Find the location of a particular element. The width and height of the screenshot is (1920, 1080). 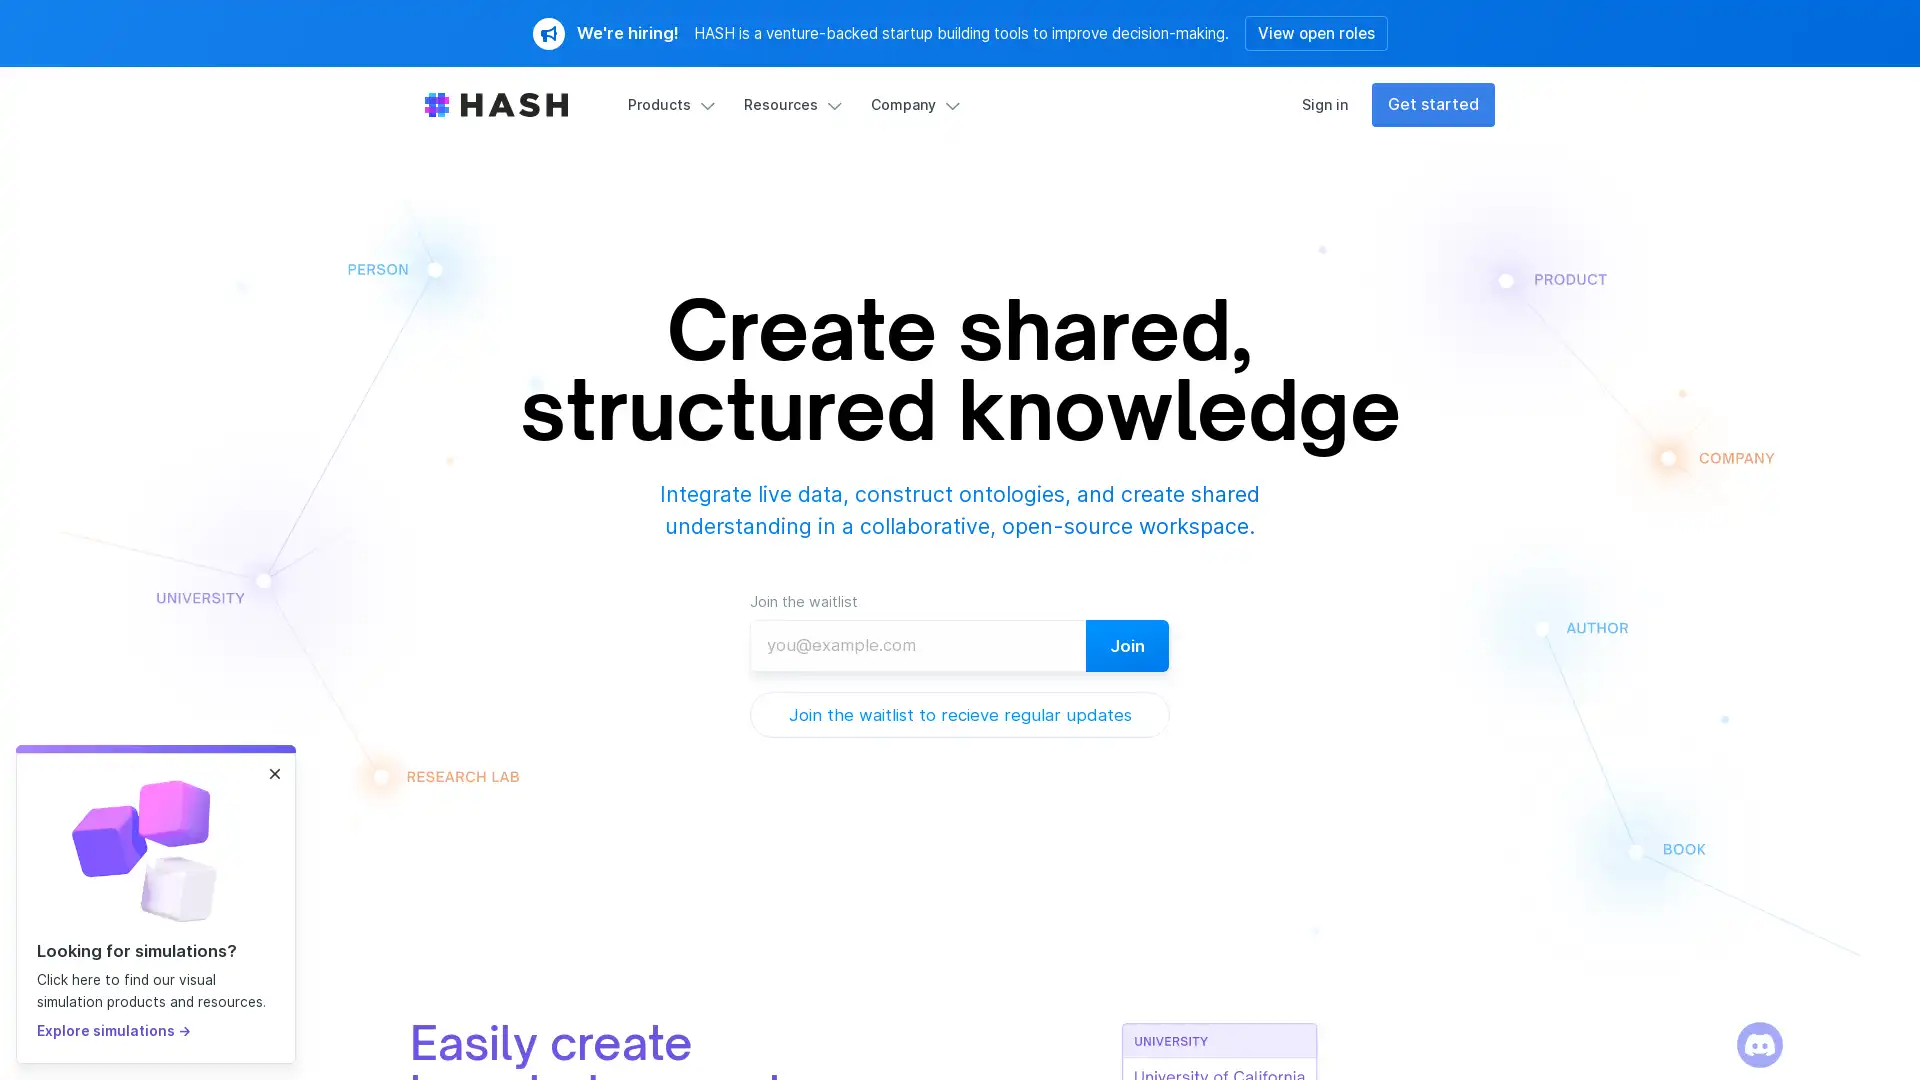

Products is located at coordinates (668, 104).